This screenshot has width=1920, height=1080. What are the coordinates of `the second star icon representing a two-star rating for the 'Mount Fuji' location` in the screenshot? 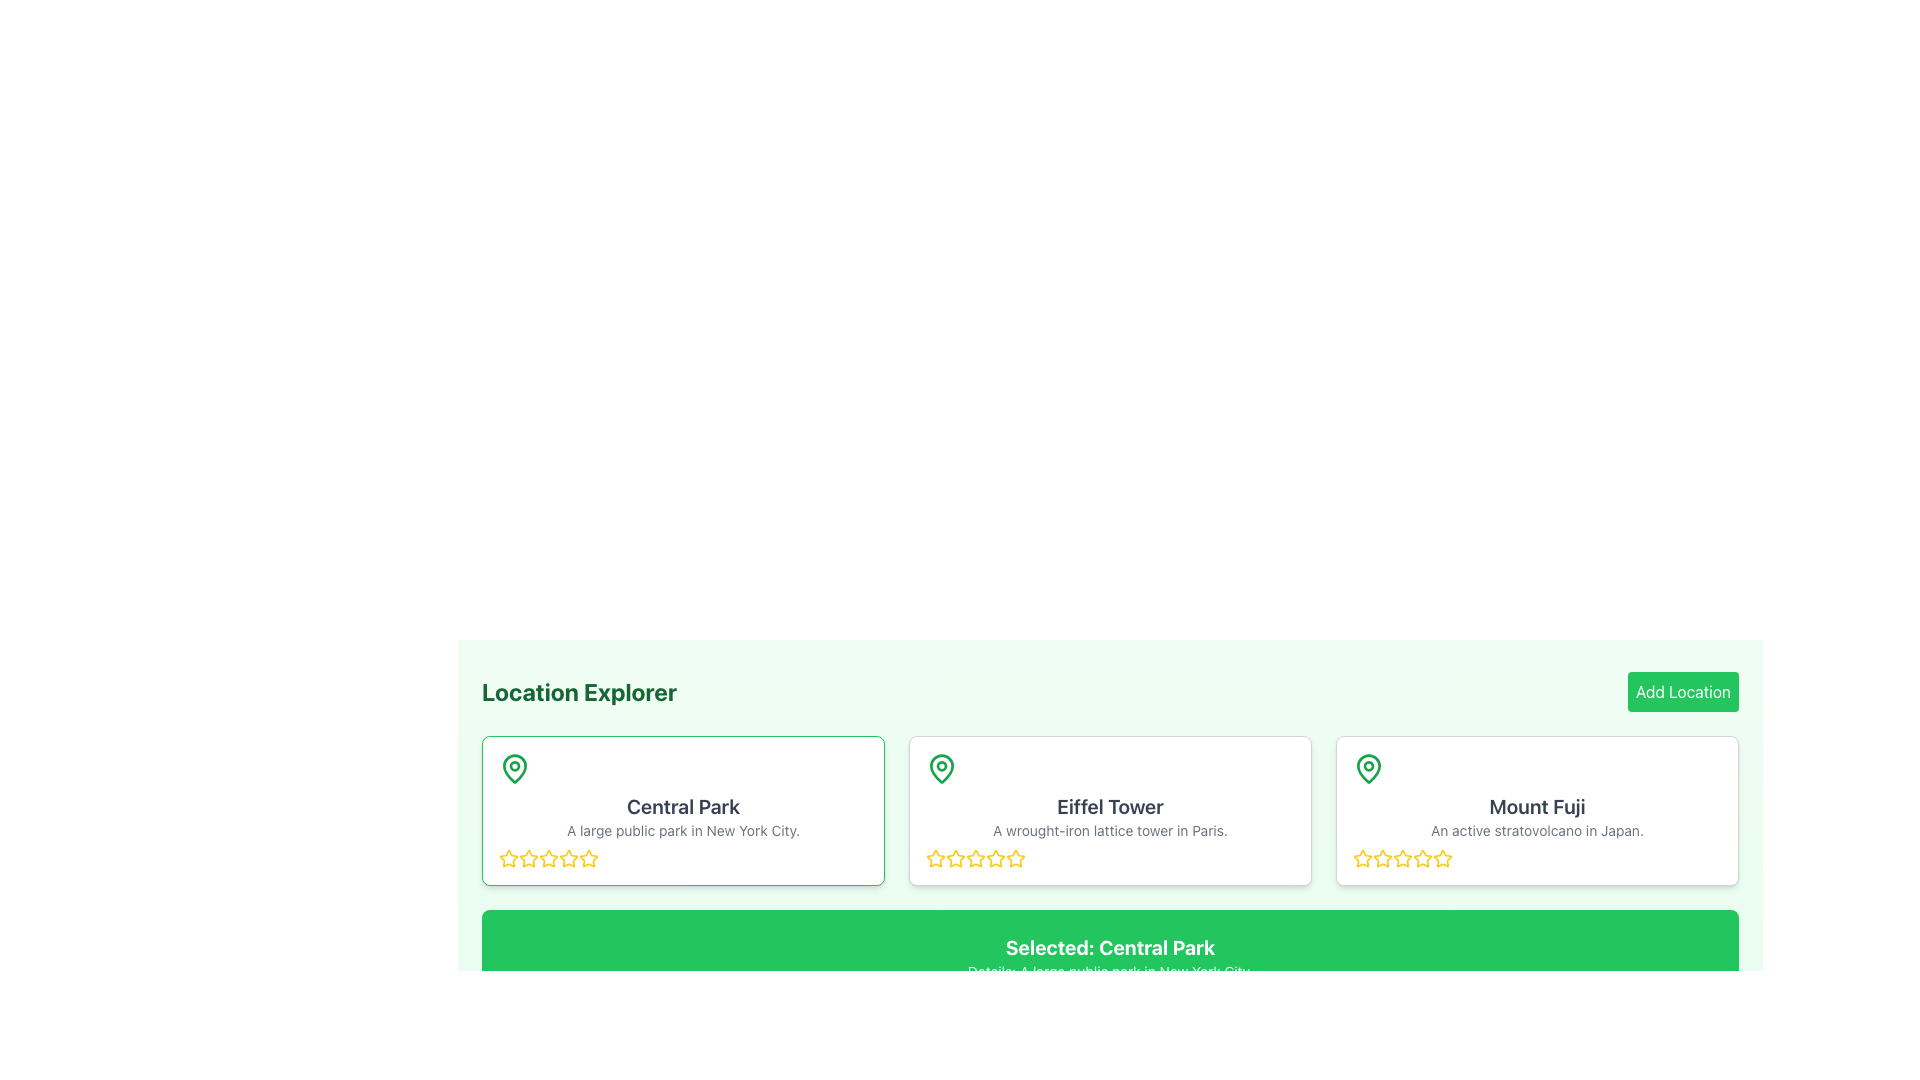 It's located at (1400, 856).